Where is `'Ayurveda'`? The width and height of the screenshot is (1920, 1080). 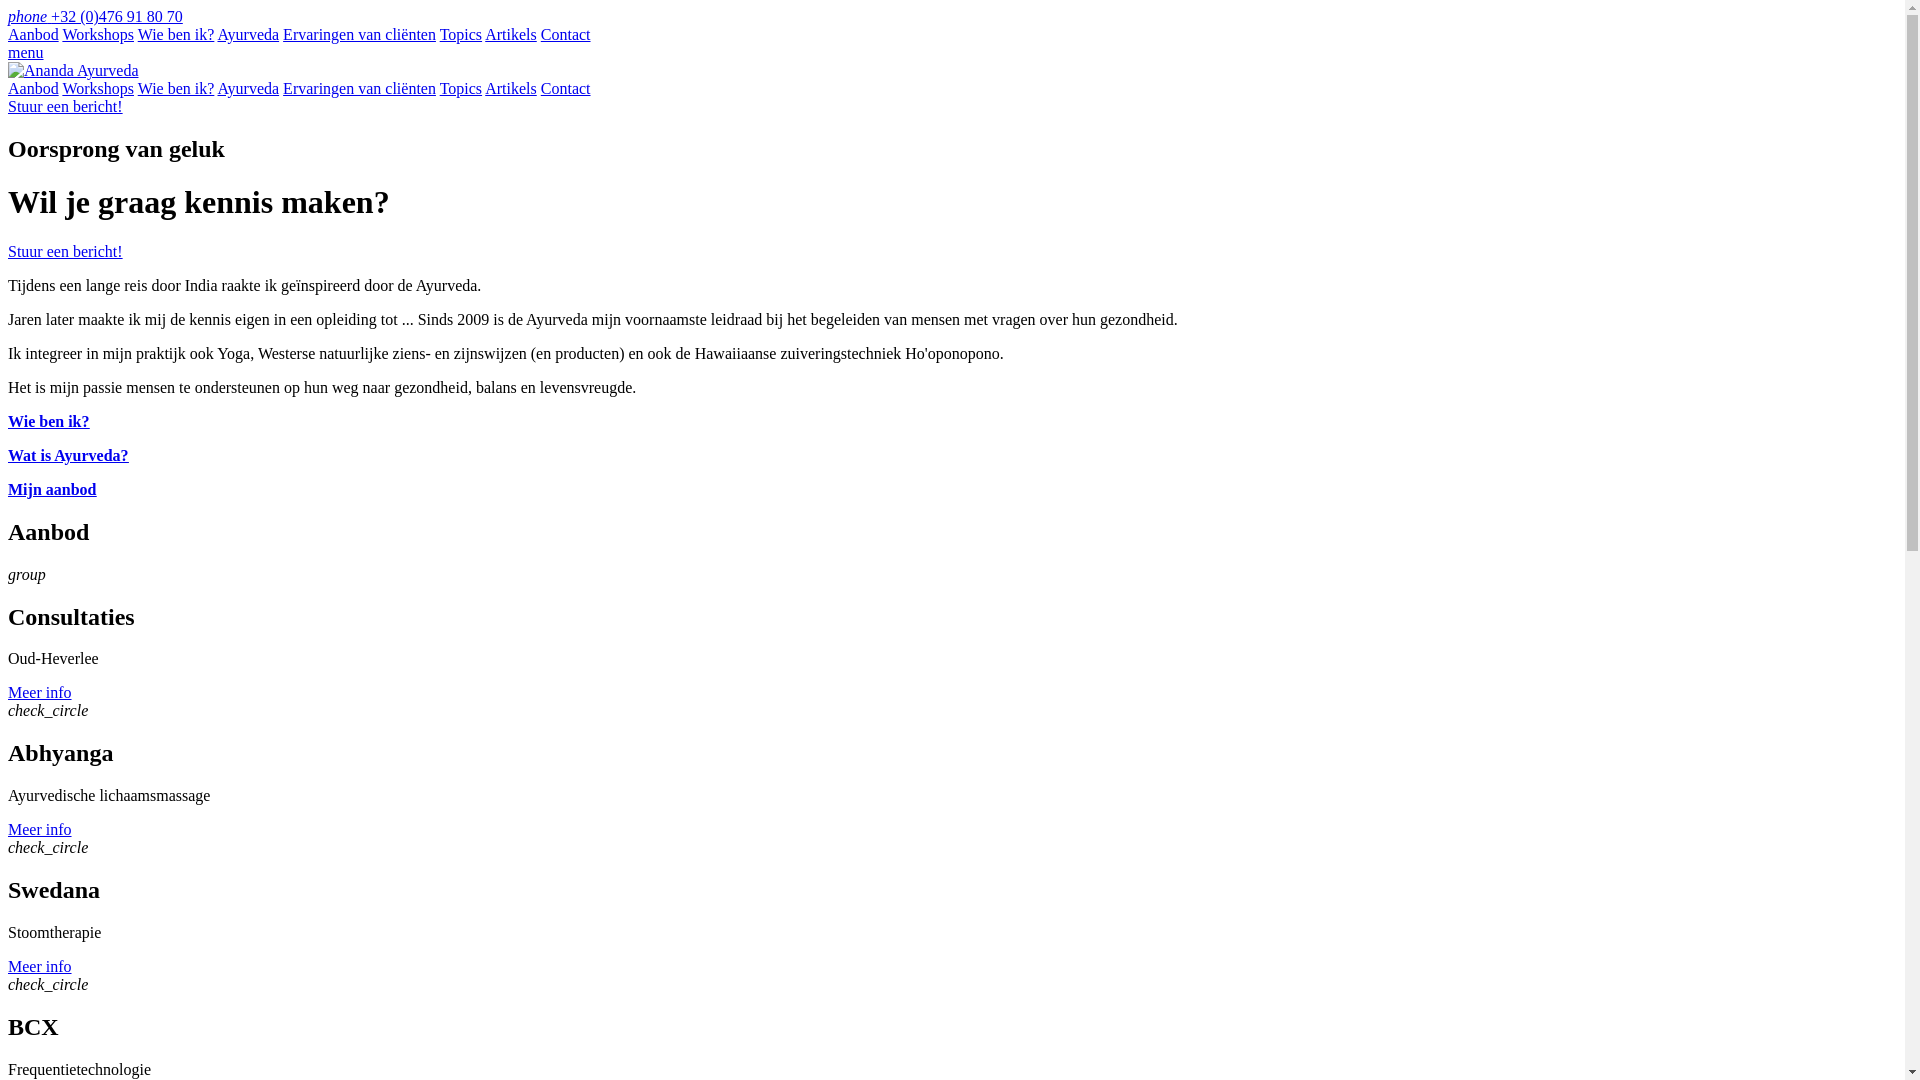 'Ayurveda' is located at coordinates (247, 34).